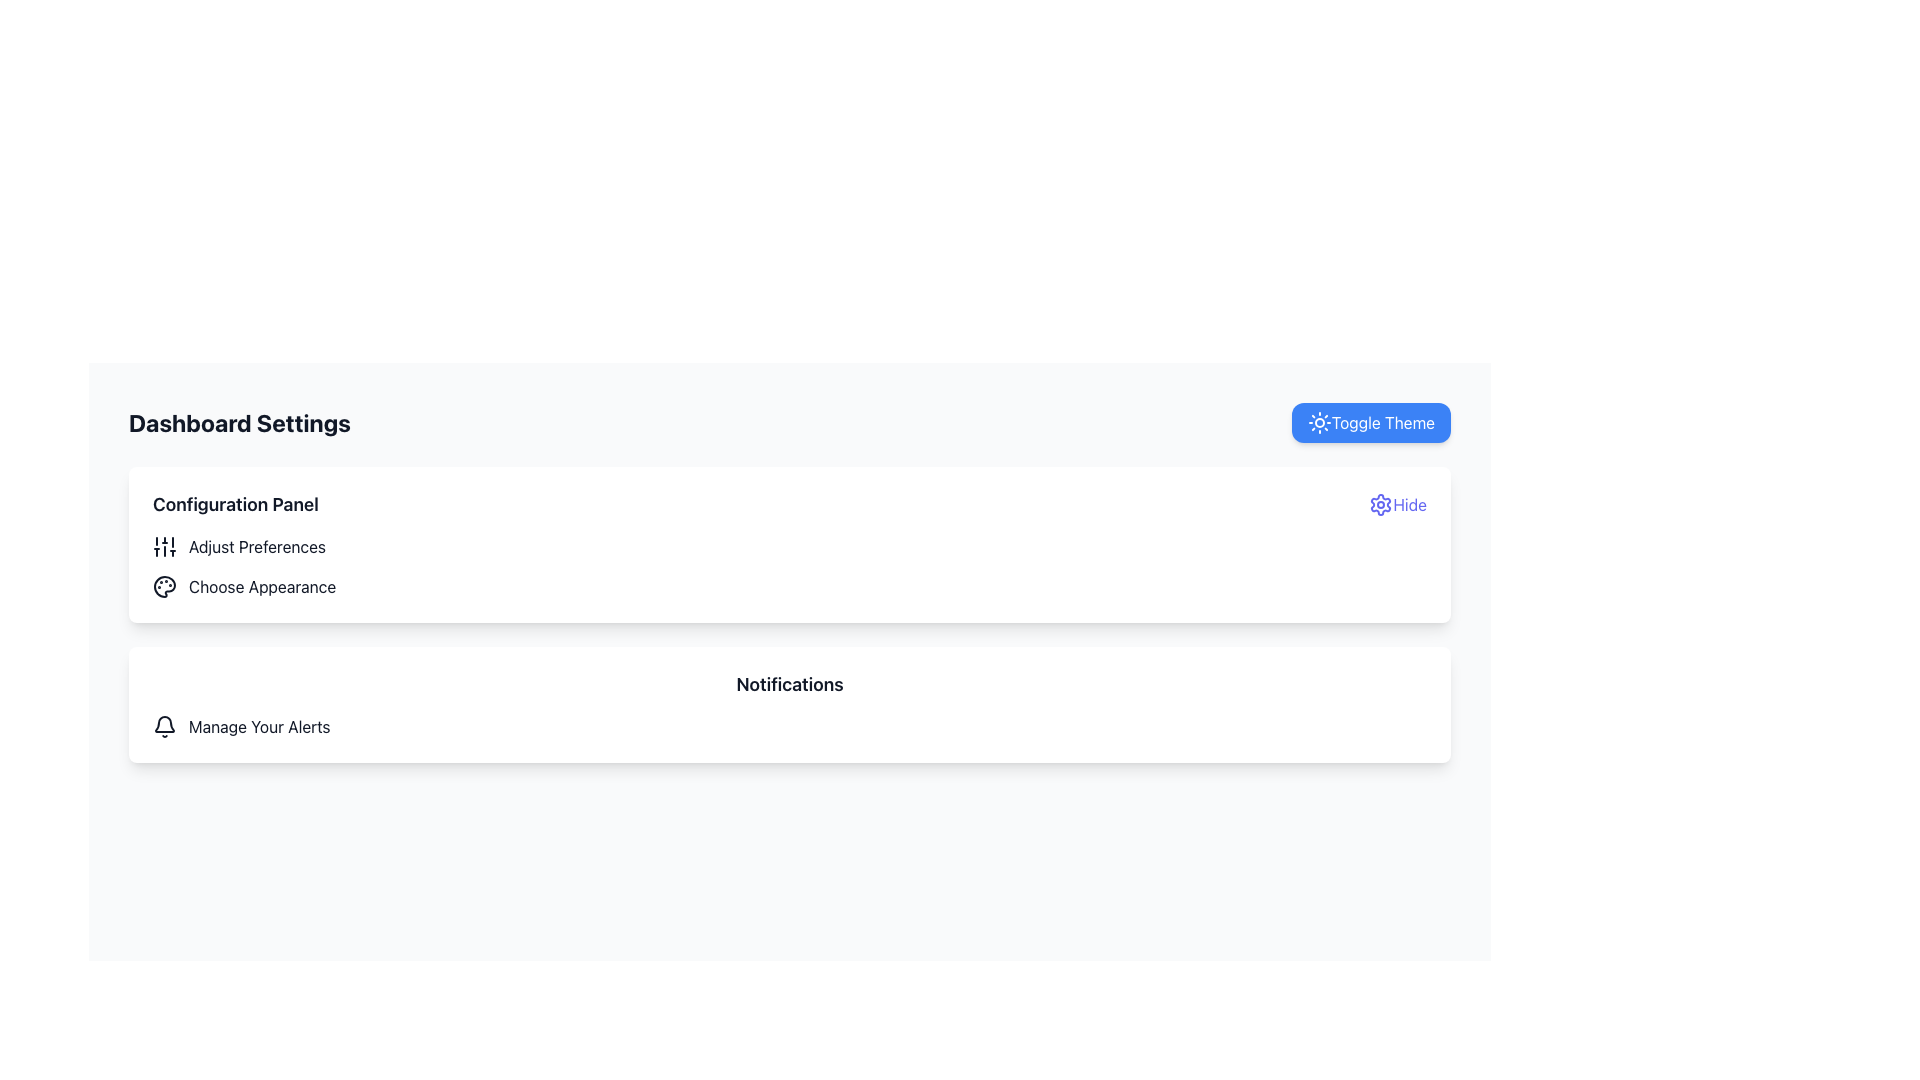  Describe the element at coordinates (164, 726) in the screenshot. I see `the bell icon, which is the first icon on the left within the 'Notifications' subsection, representing a notification symbol` at that location.